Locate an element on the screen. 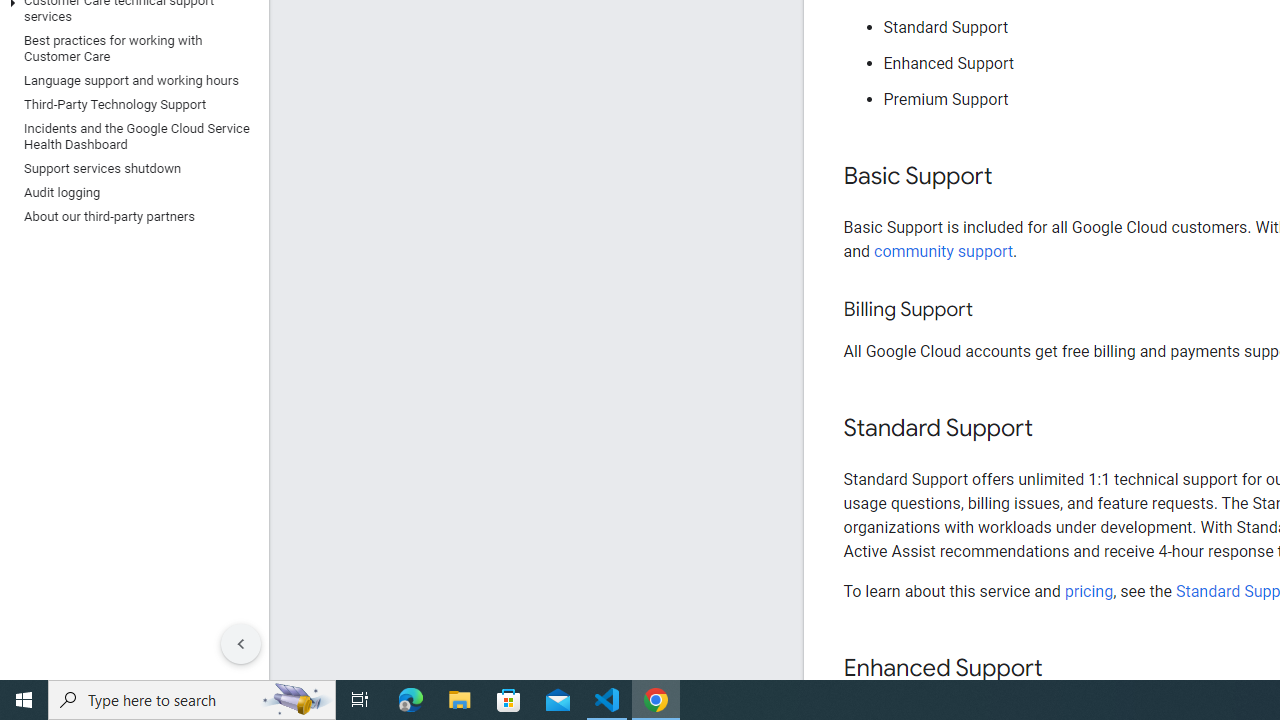 This screenshot has width=1280, height=720. 'community support' is located at coordinates (943, 250).